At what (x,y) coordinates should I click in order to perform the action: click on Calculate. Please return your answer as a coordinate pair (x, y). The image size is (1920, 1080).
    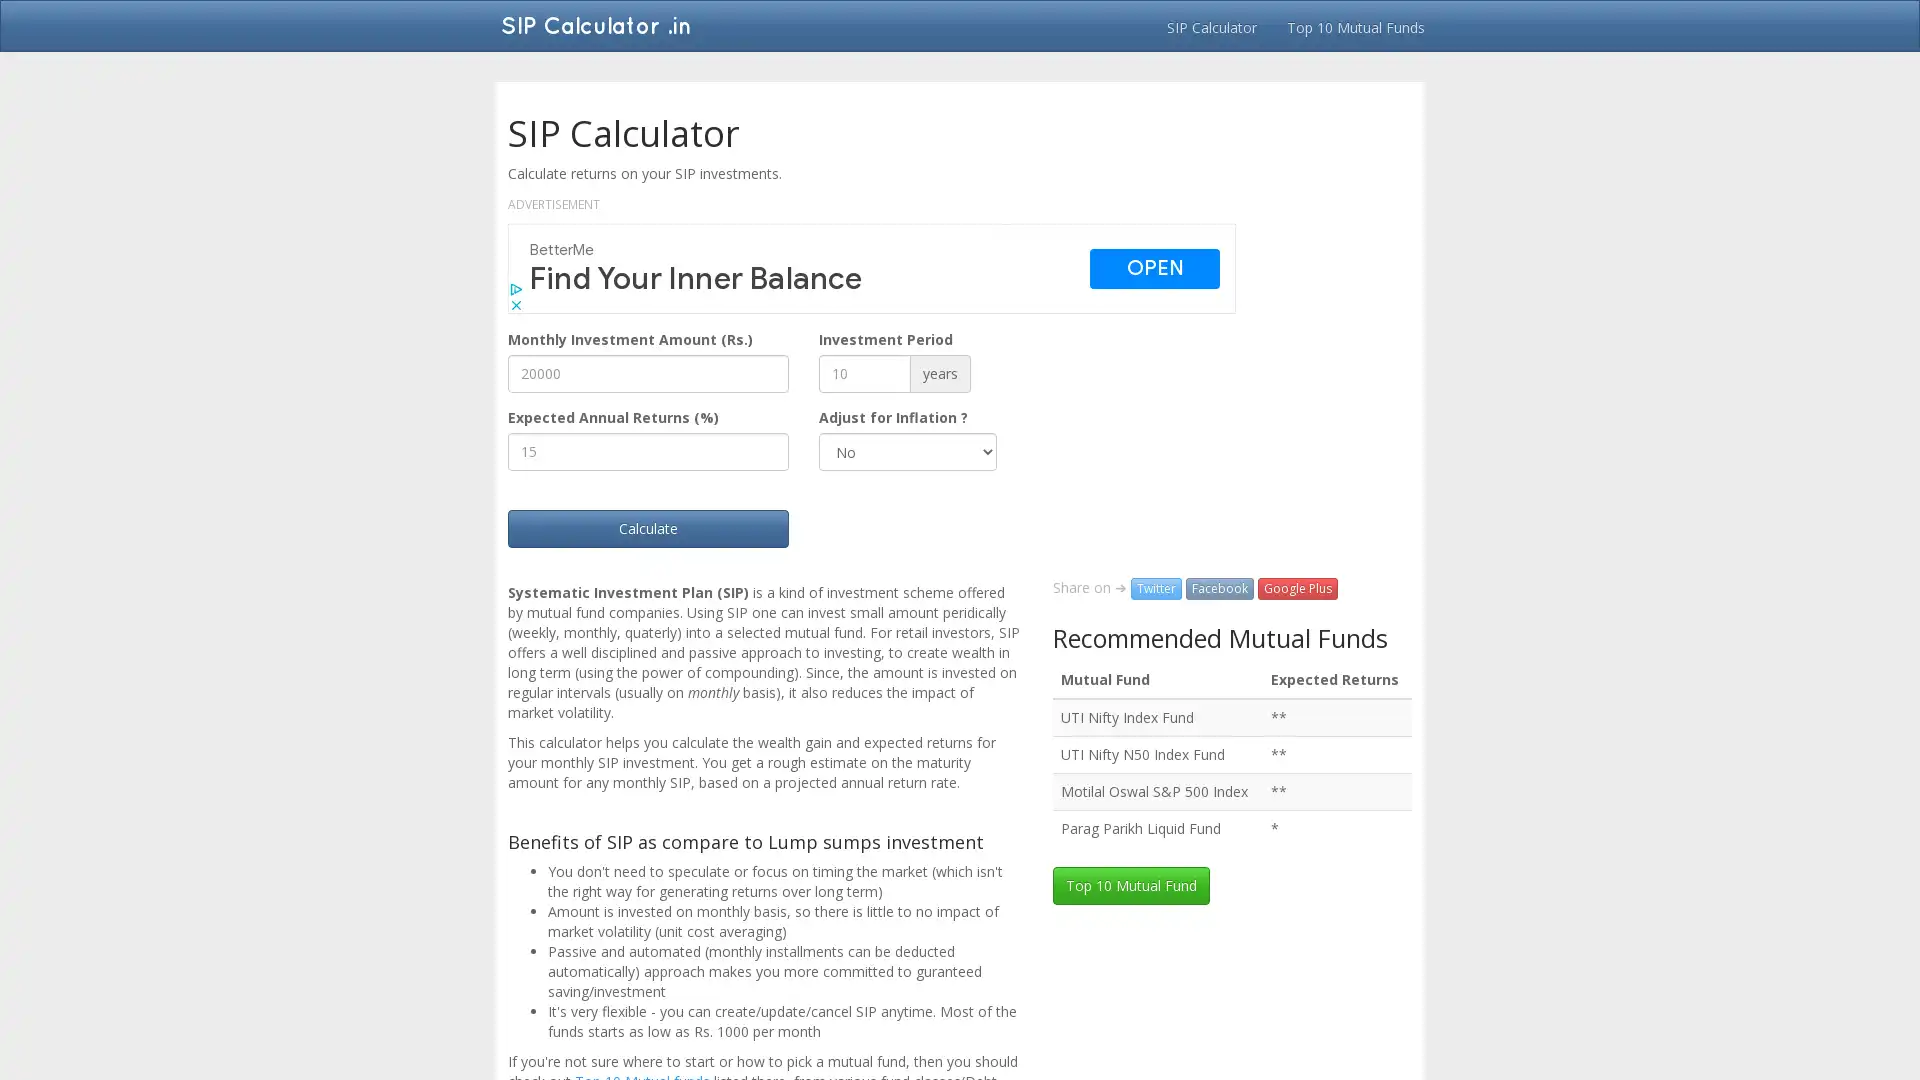
    Looking at the image, I should click on (648, 527).